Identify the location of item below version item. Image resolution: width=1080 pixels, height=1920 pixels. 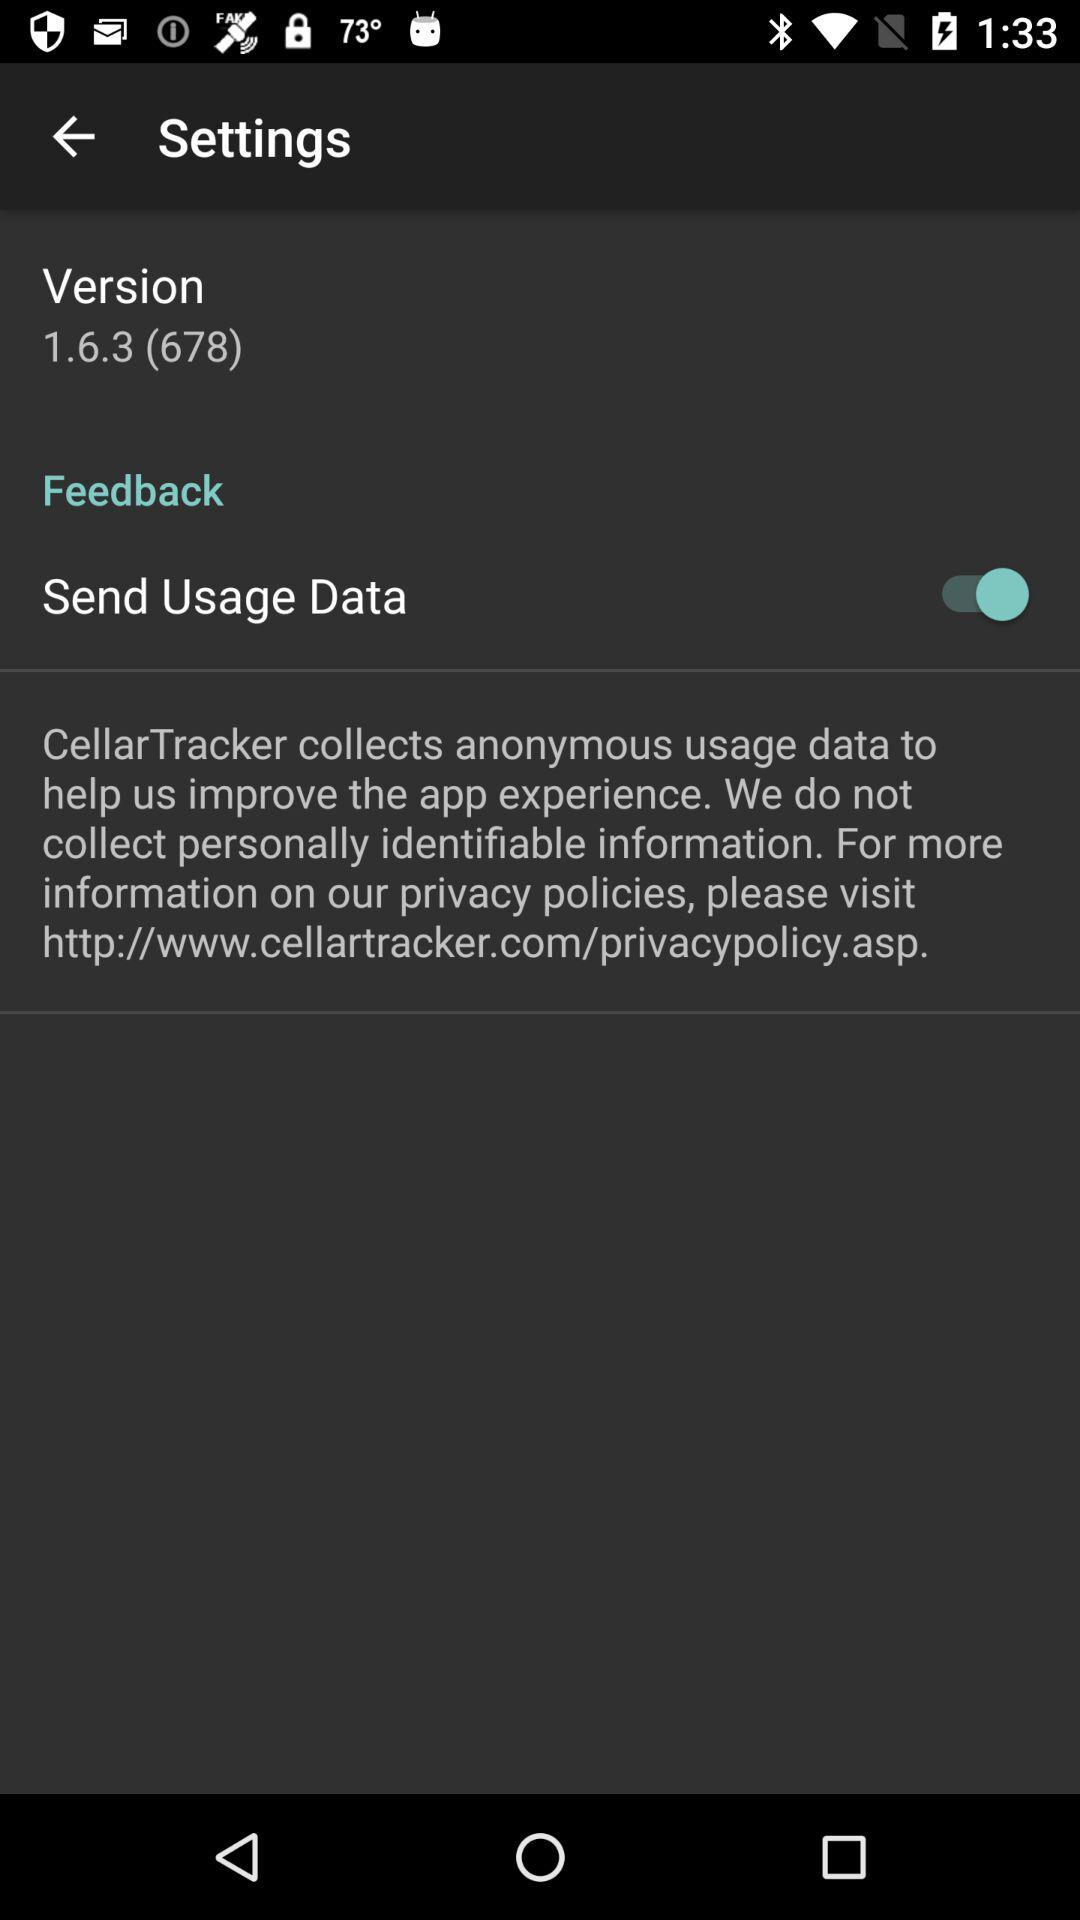
(141, 345).